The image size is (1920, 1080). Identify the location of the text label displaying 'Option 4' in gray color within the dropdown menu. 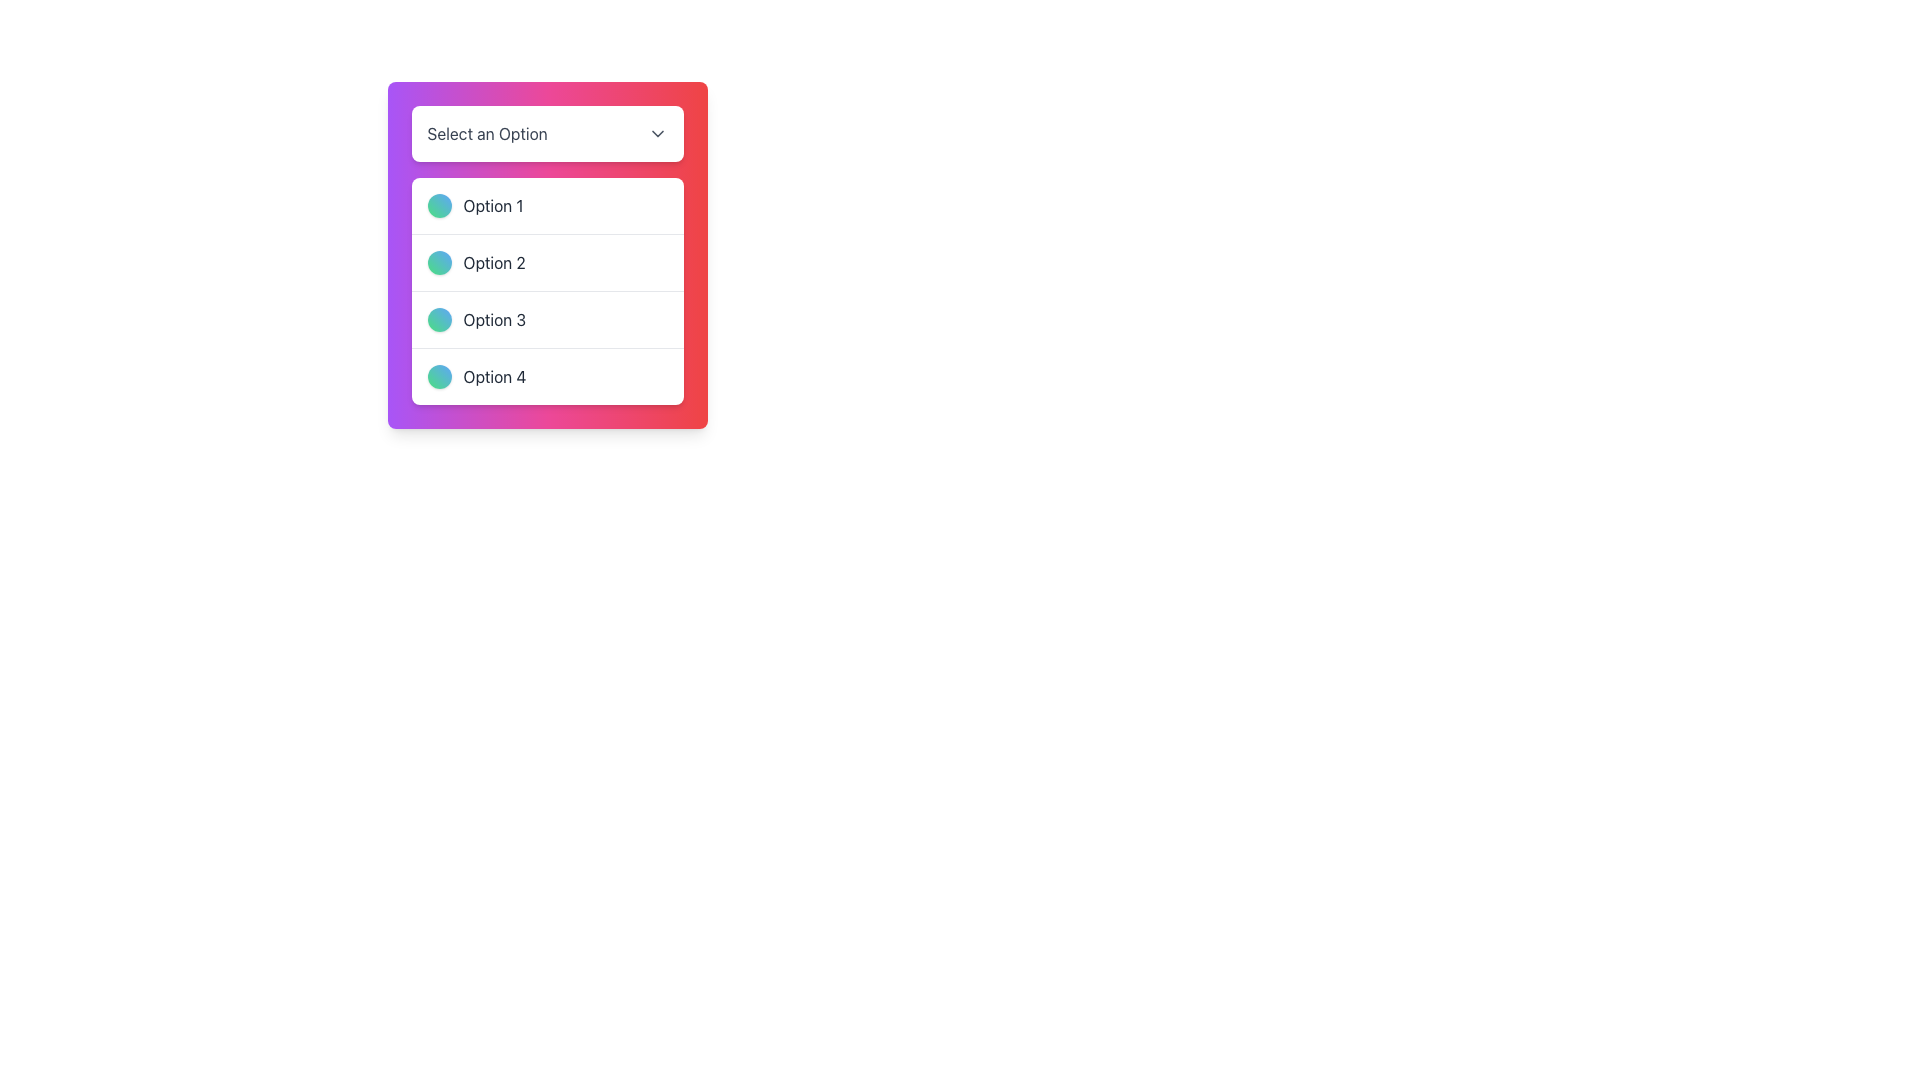
(494, 377).